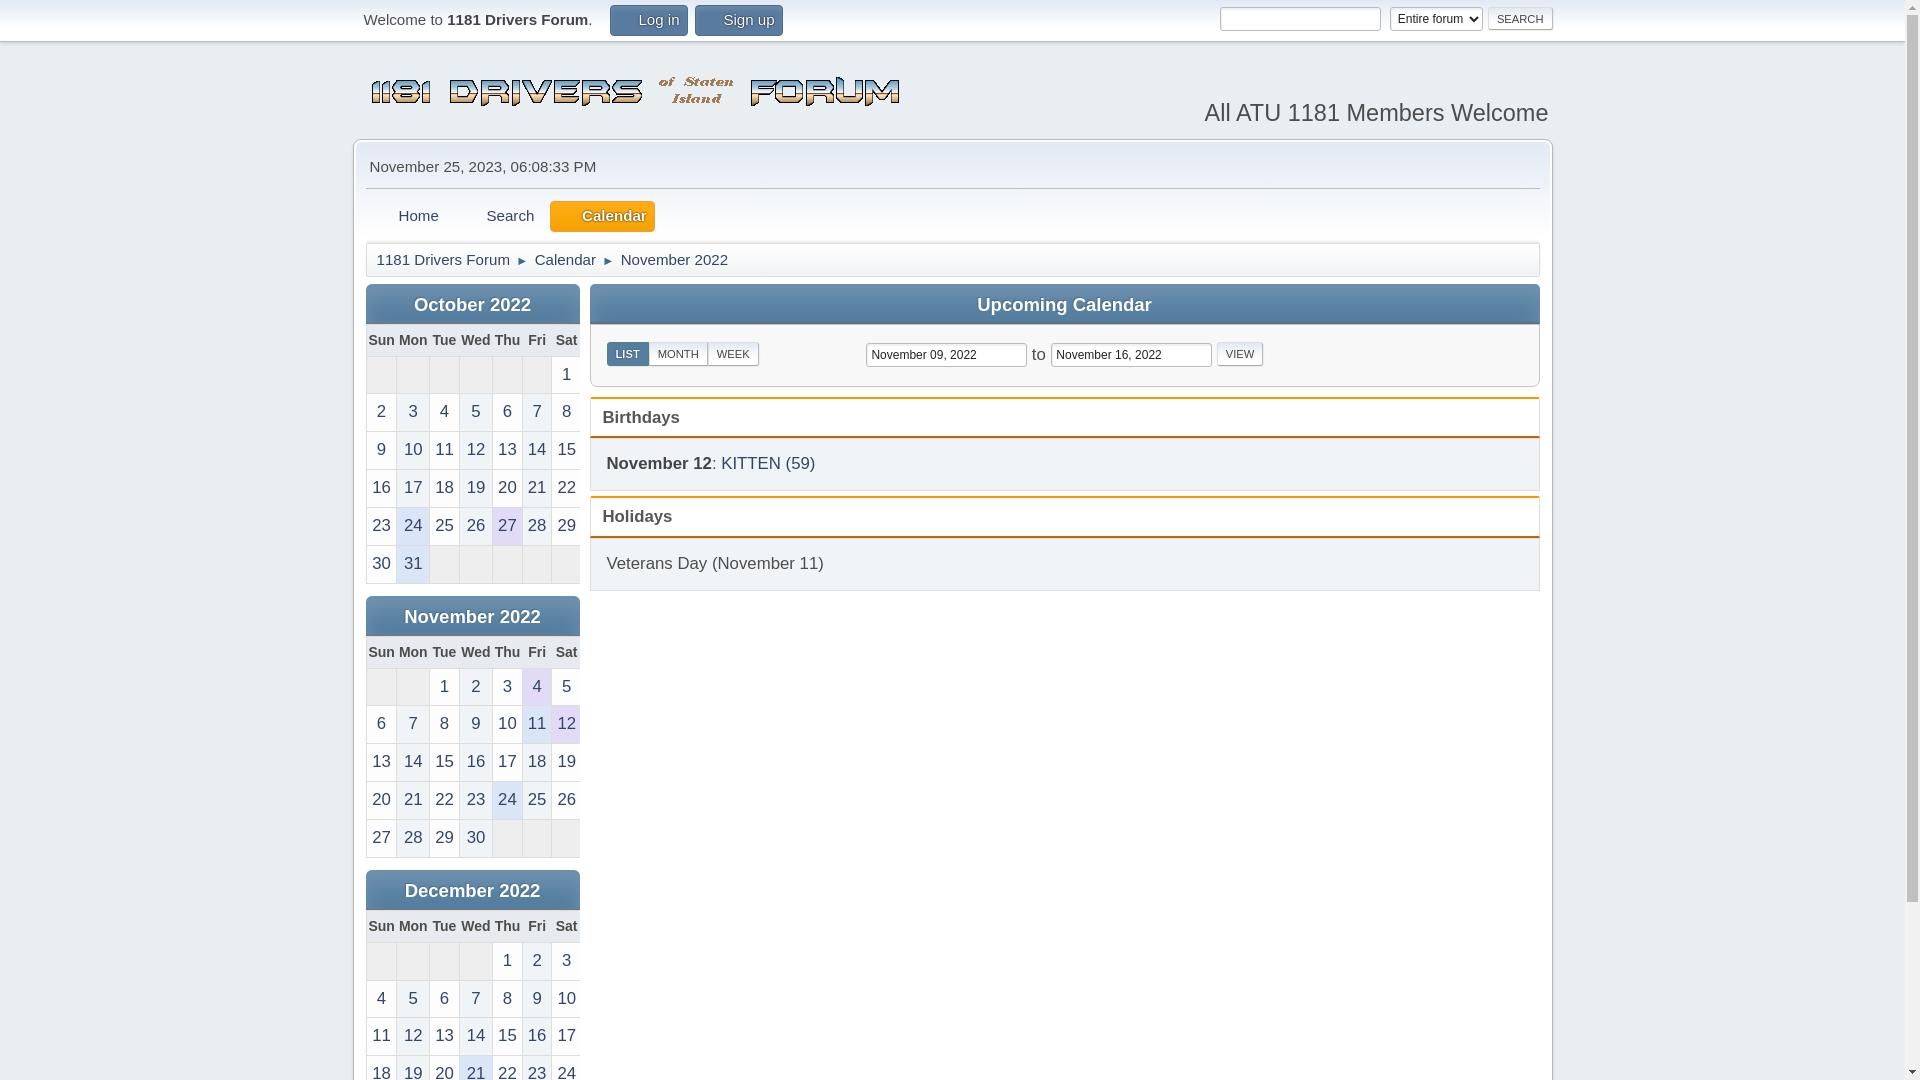  What do you see at coordinates (565, 375) in the screenshot?
I see `'1'` at bounding box center [565, 375].